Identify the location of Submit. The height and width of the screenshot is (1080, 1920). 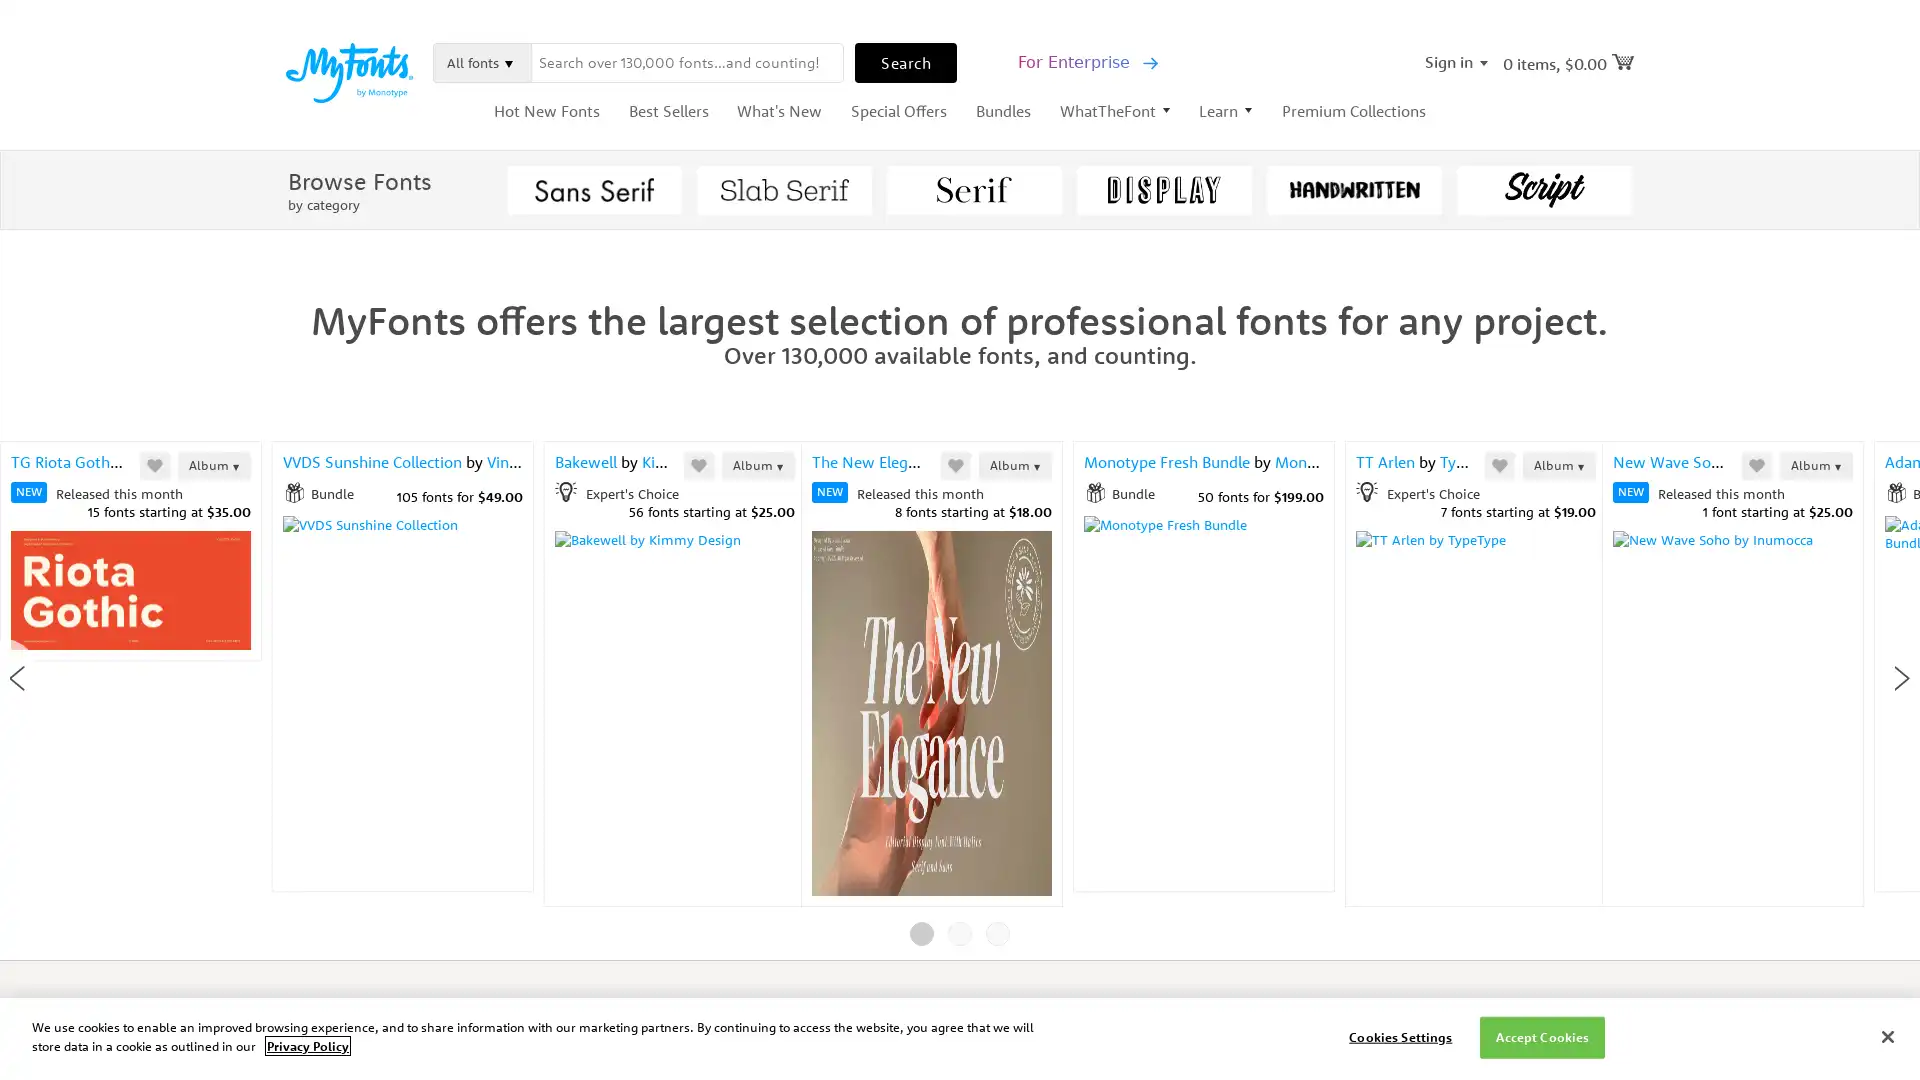
(1140, 489).